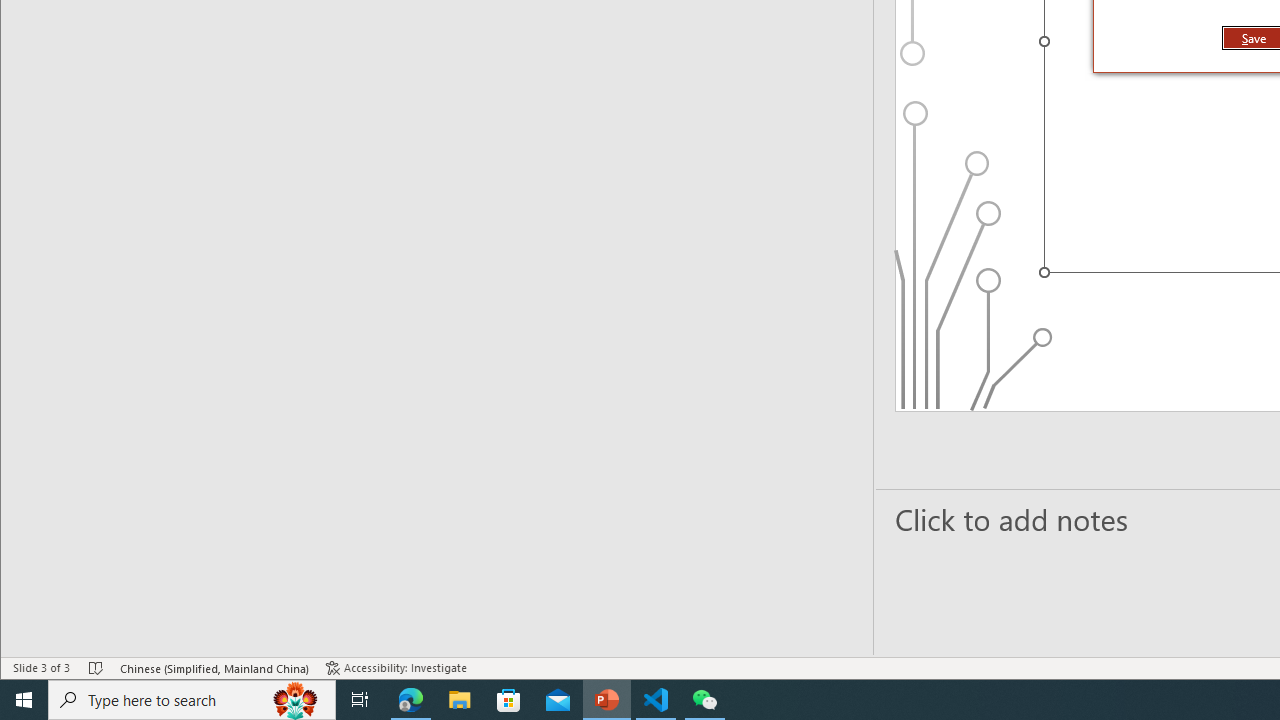  I want to click on 'PowerPoint - 1 running window', so click(606, 698).